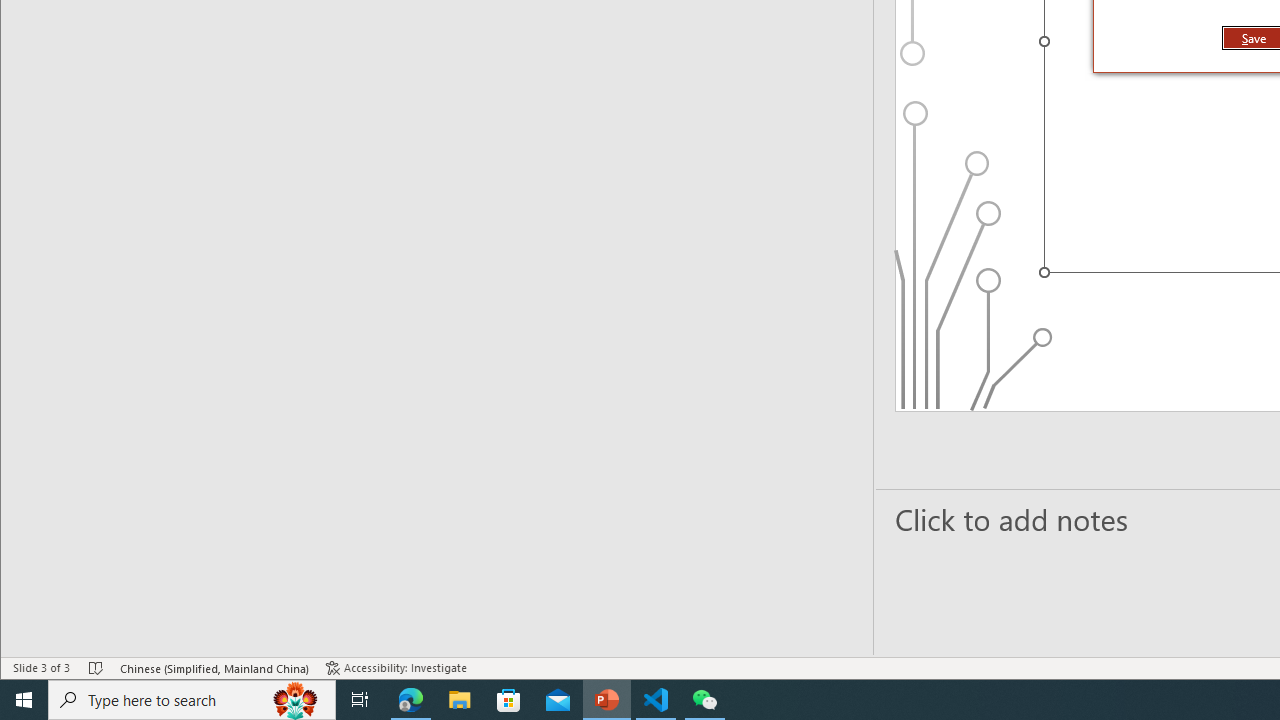  I want to click on 'PowerPoint - 1 running window', so click(606, 698).